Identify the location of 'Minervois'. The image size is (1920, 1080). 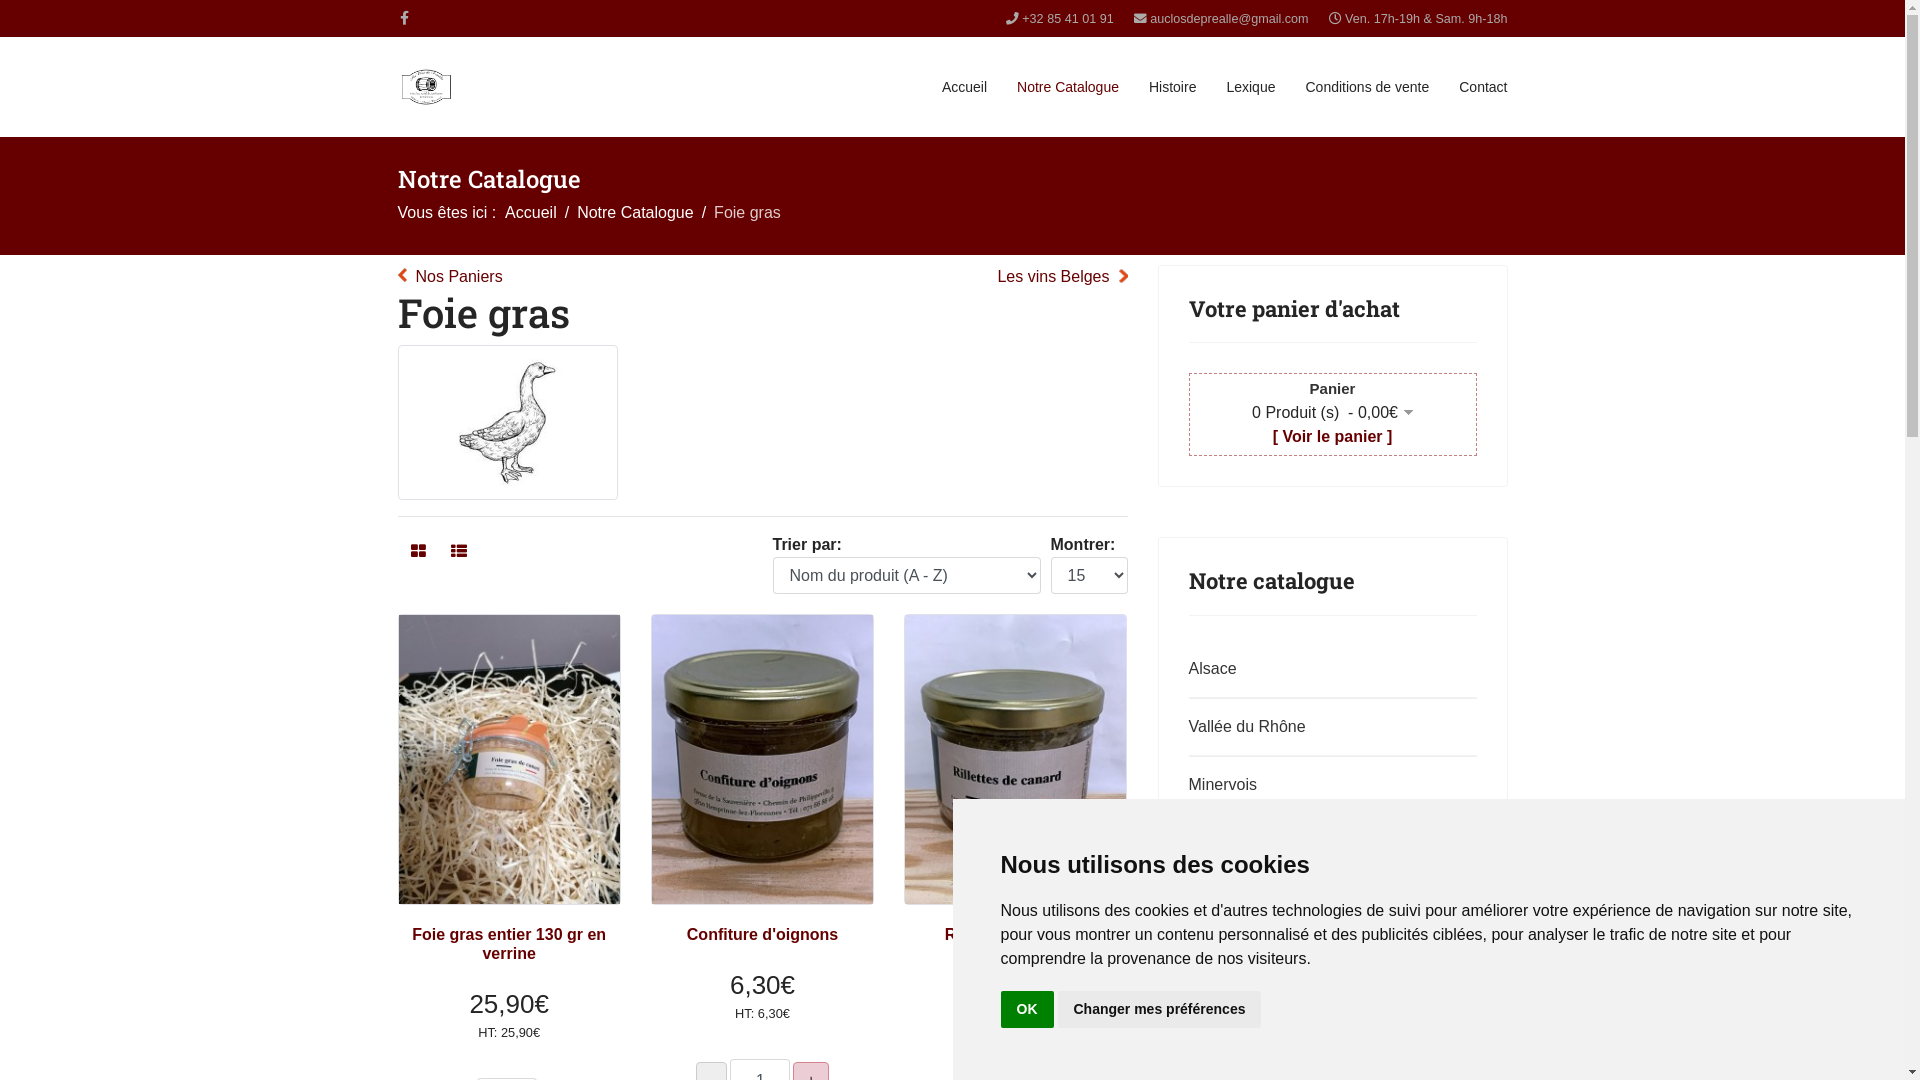
(1328, 784).